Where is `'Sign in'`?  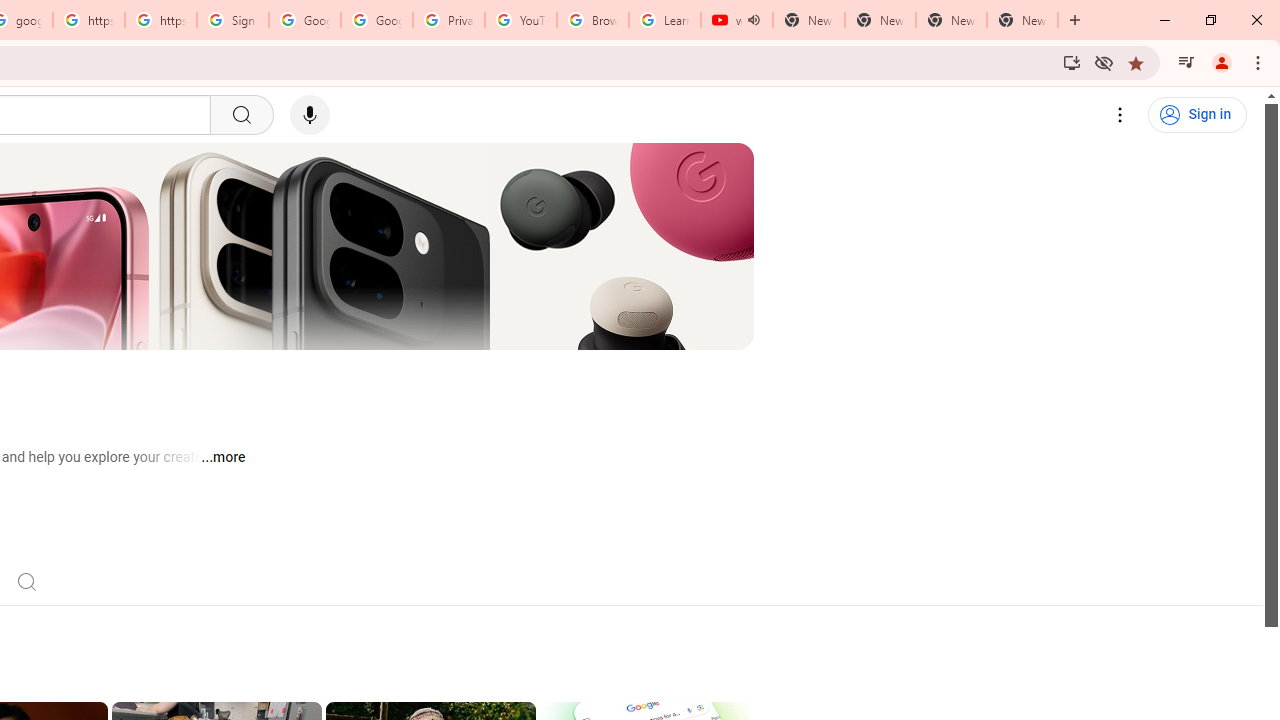
'Sign in' is located at coordinates (1197, 115).